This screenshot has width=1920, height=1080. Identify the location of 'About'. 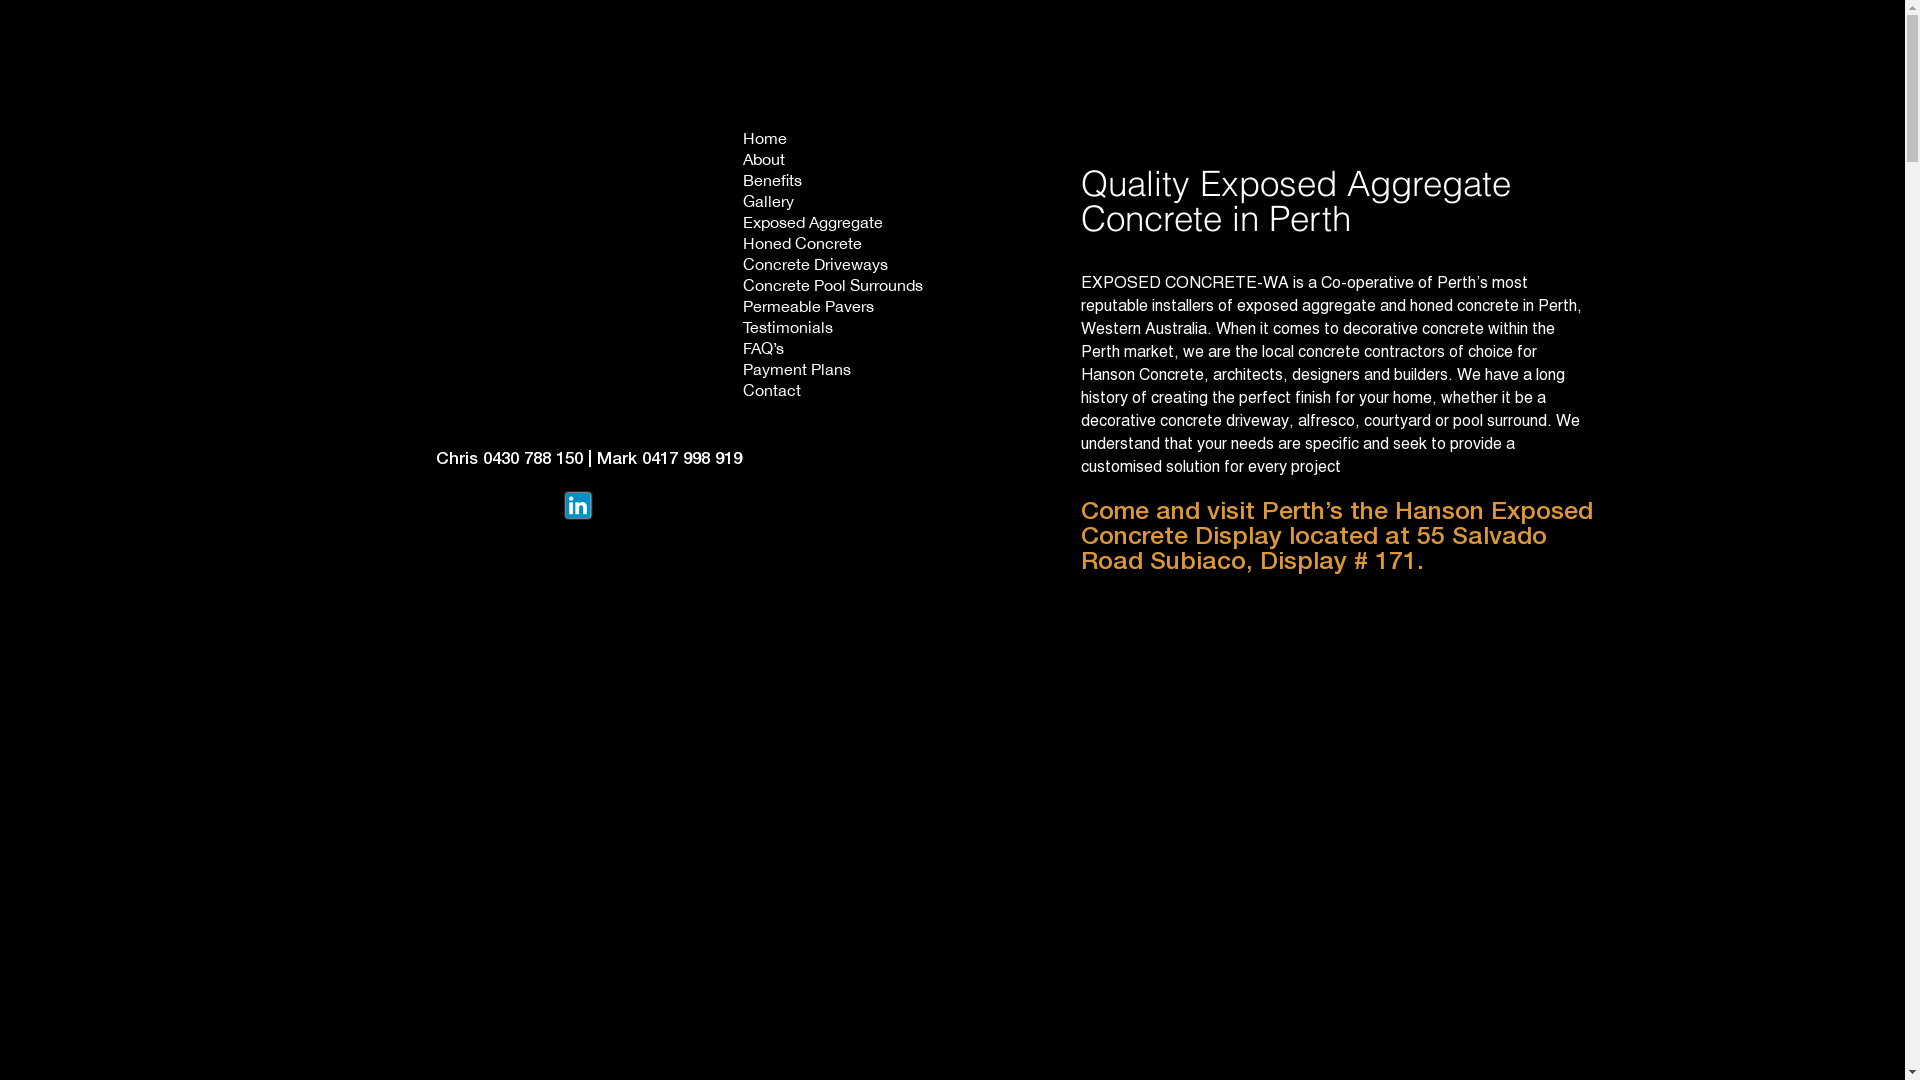
(741, 160).